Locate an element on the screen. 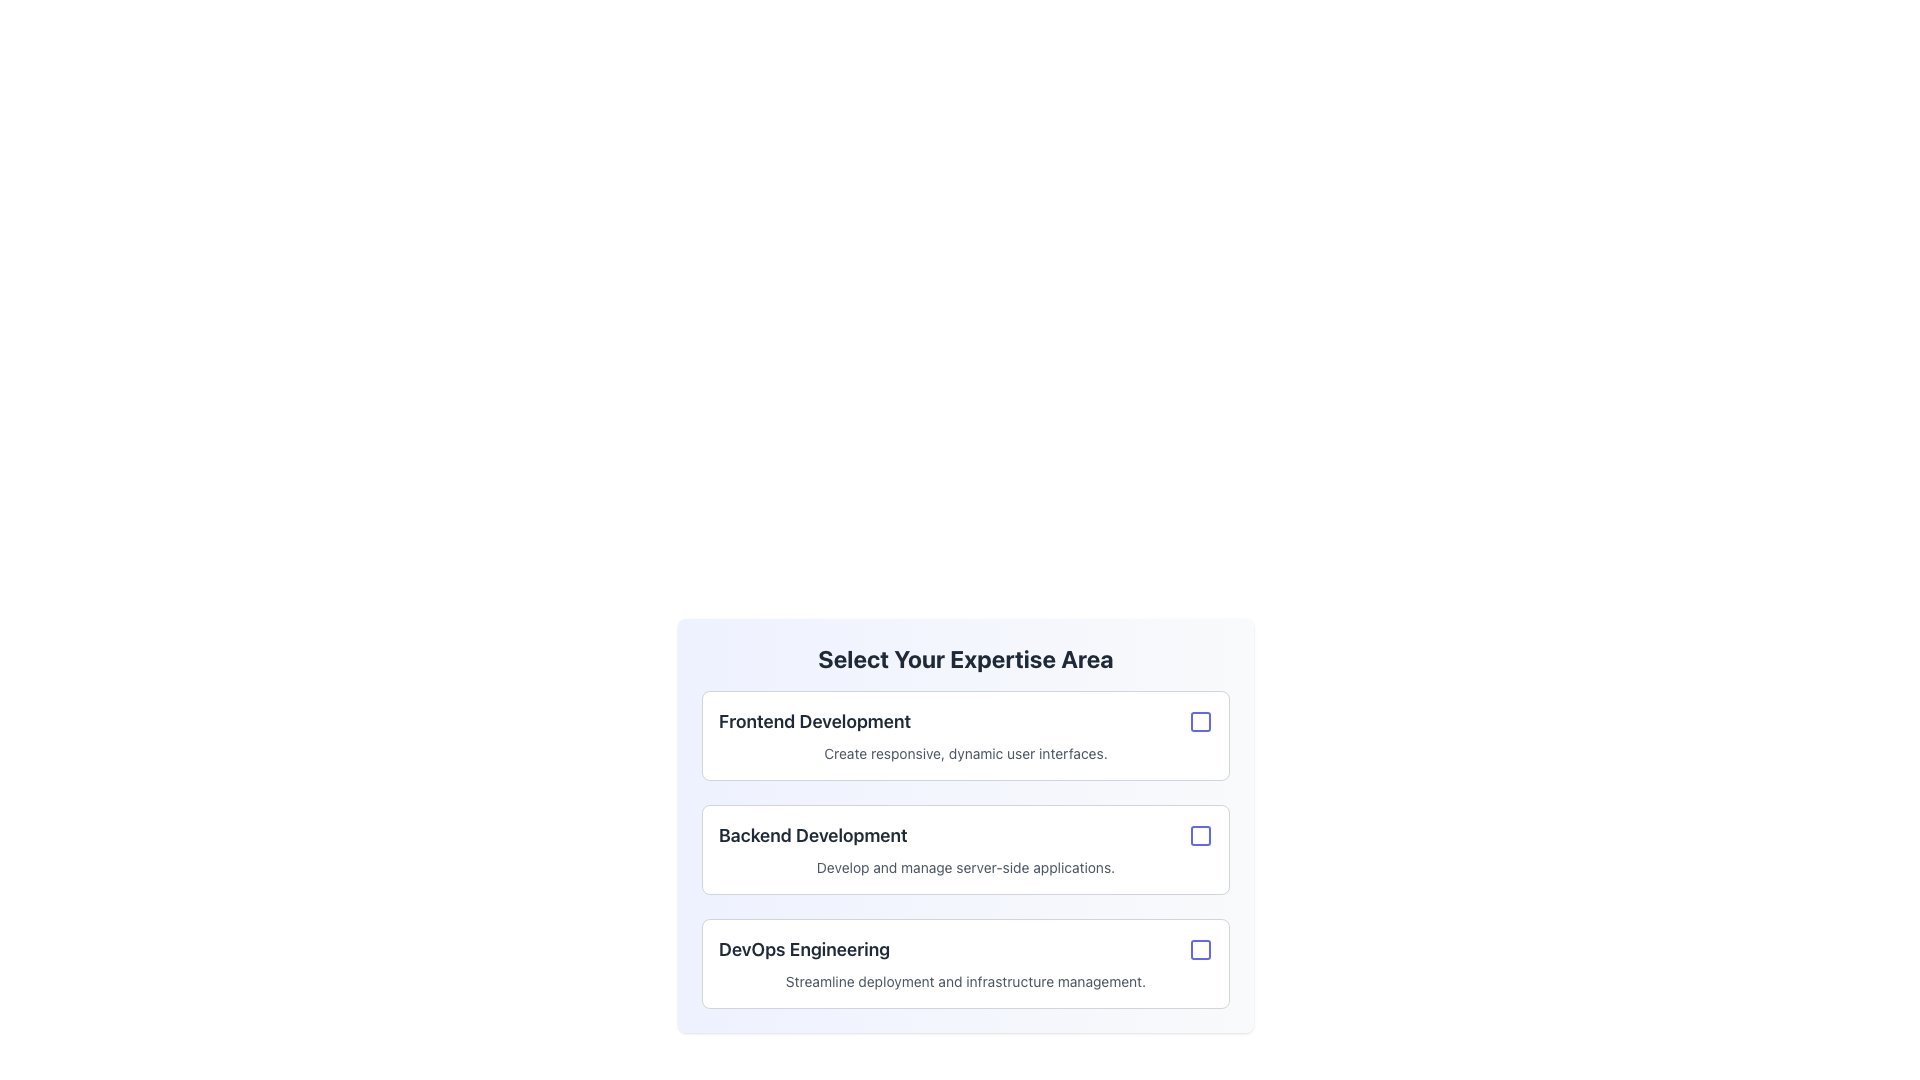 This screenshot has height=1080, width=1920. the checkbox for 'Backend Development', which is the second option in the list under 'Select Your Expertise Area' is located at coordinates (965, 849).